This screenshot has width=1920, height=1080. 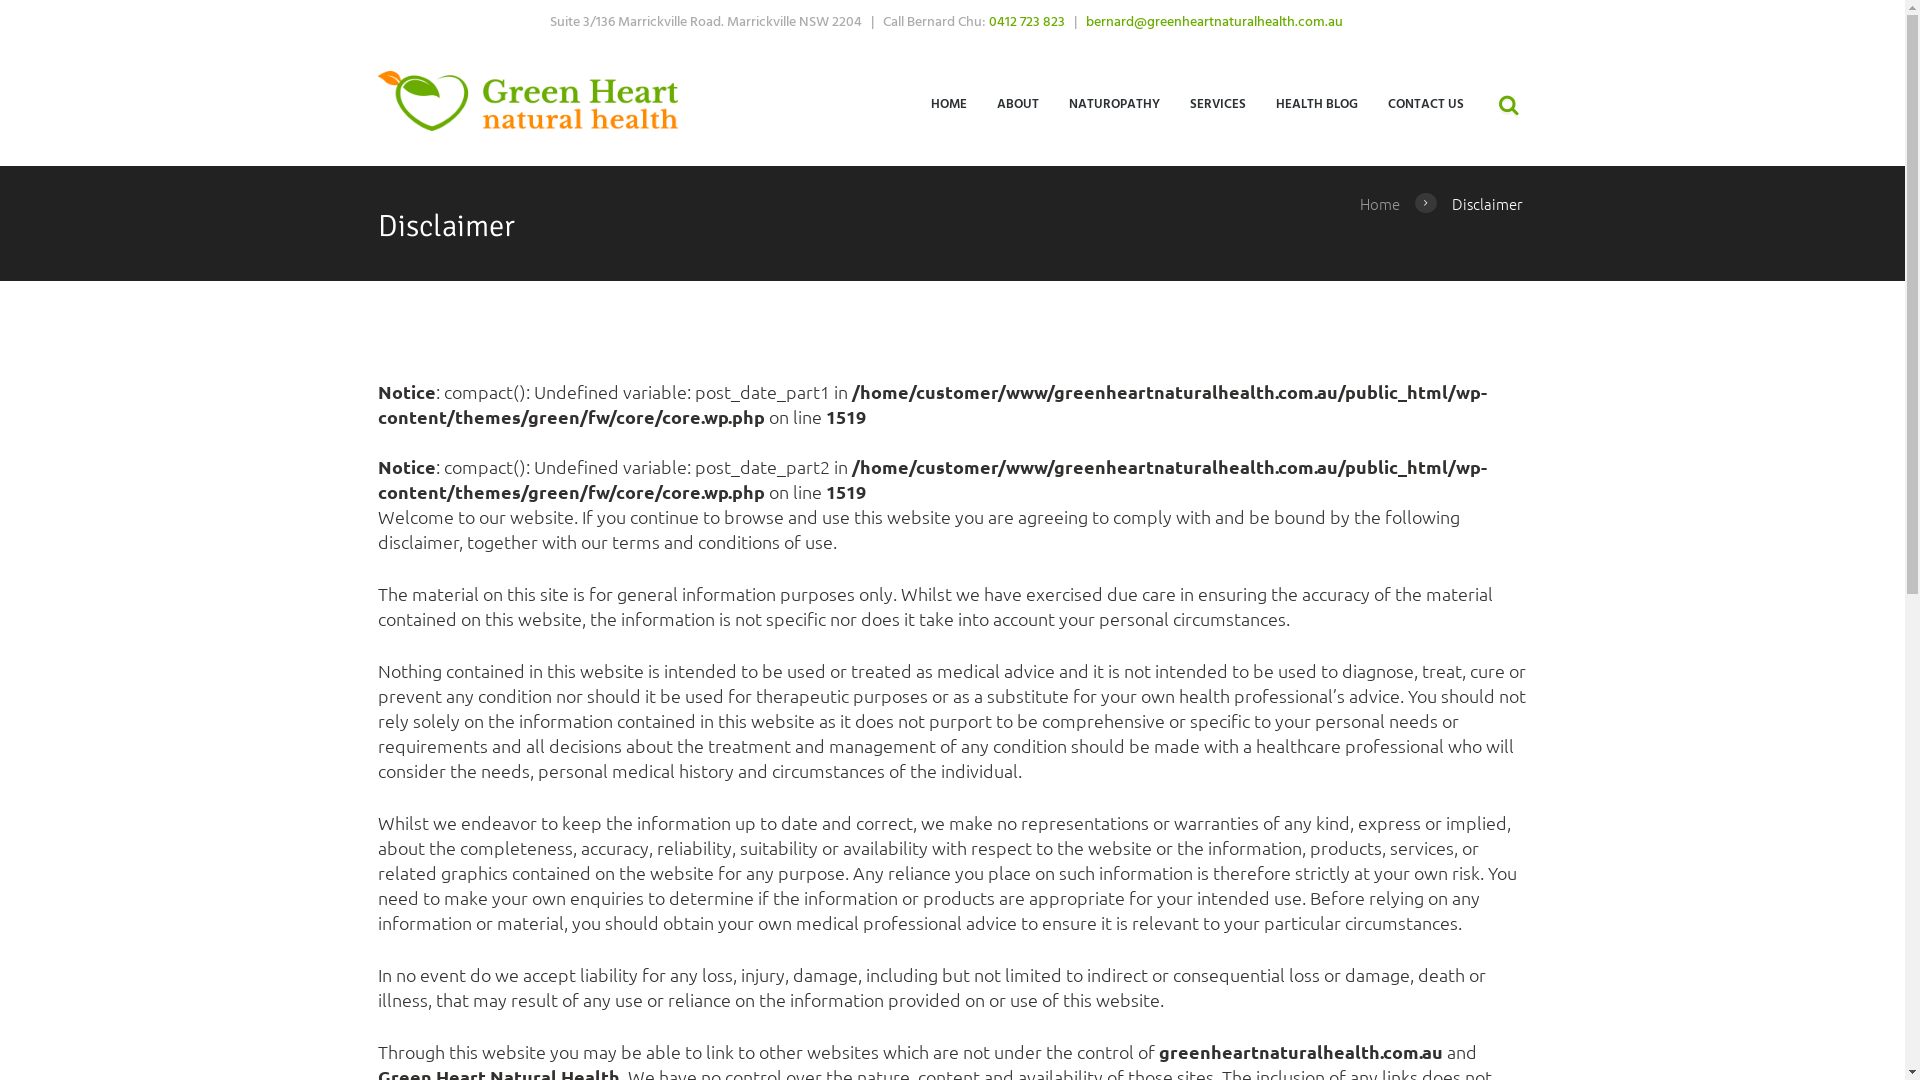 I want to click on 'ABOUT', so click(x=1017, y=103).